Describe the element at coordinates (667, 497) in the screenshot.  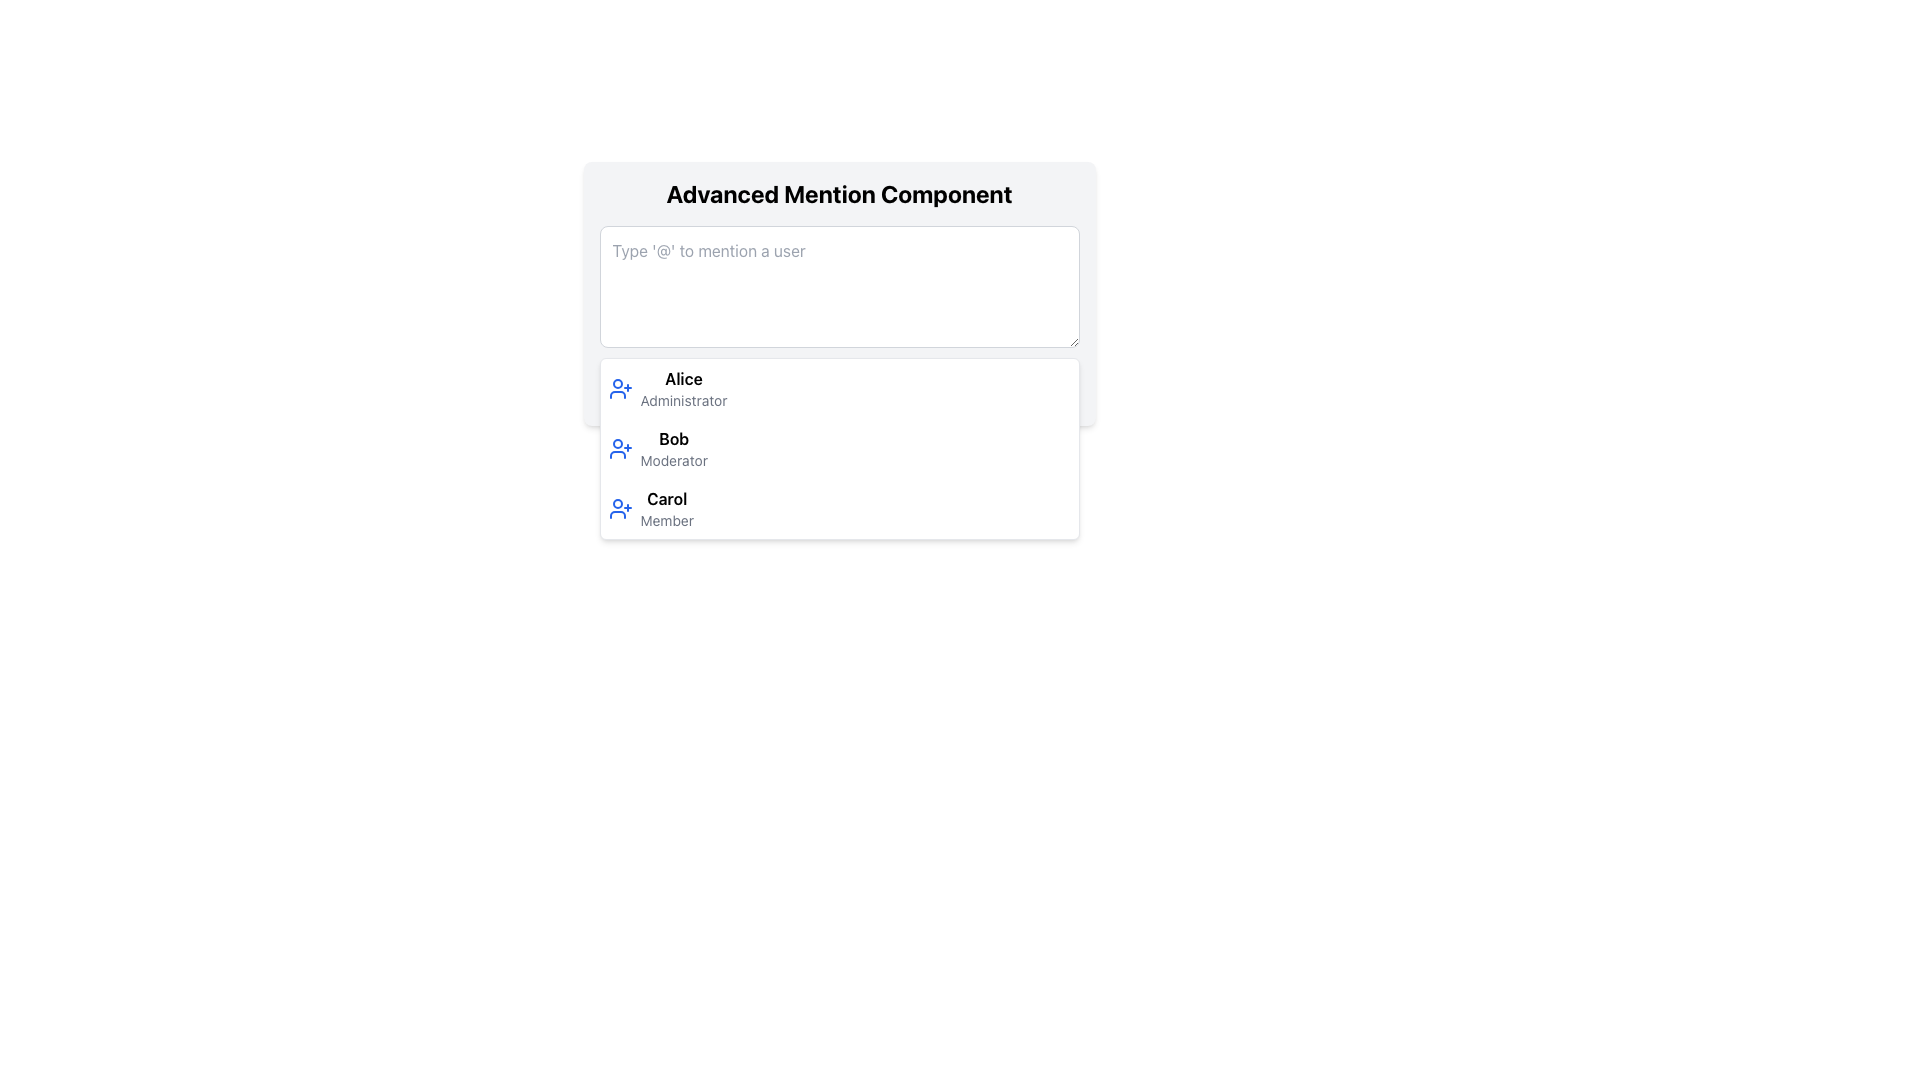
I see `the text content of the label indicating the user 'Carol' in the third entry of the dropdown selection list` at that location.